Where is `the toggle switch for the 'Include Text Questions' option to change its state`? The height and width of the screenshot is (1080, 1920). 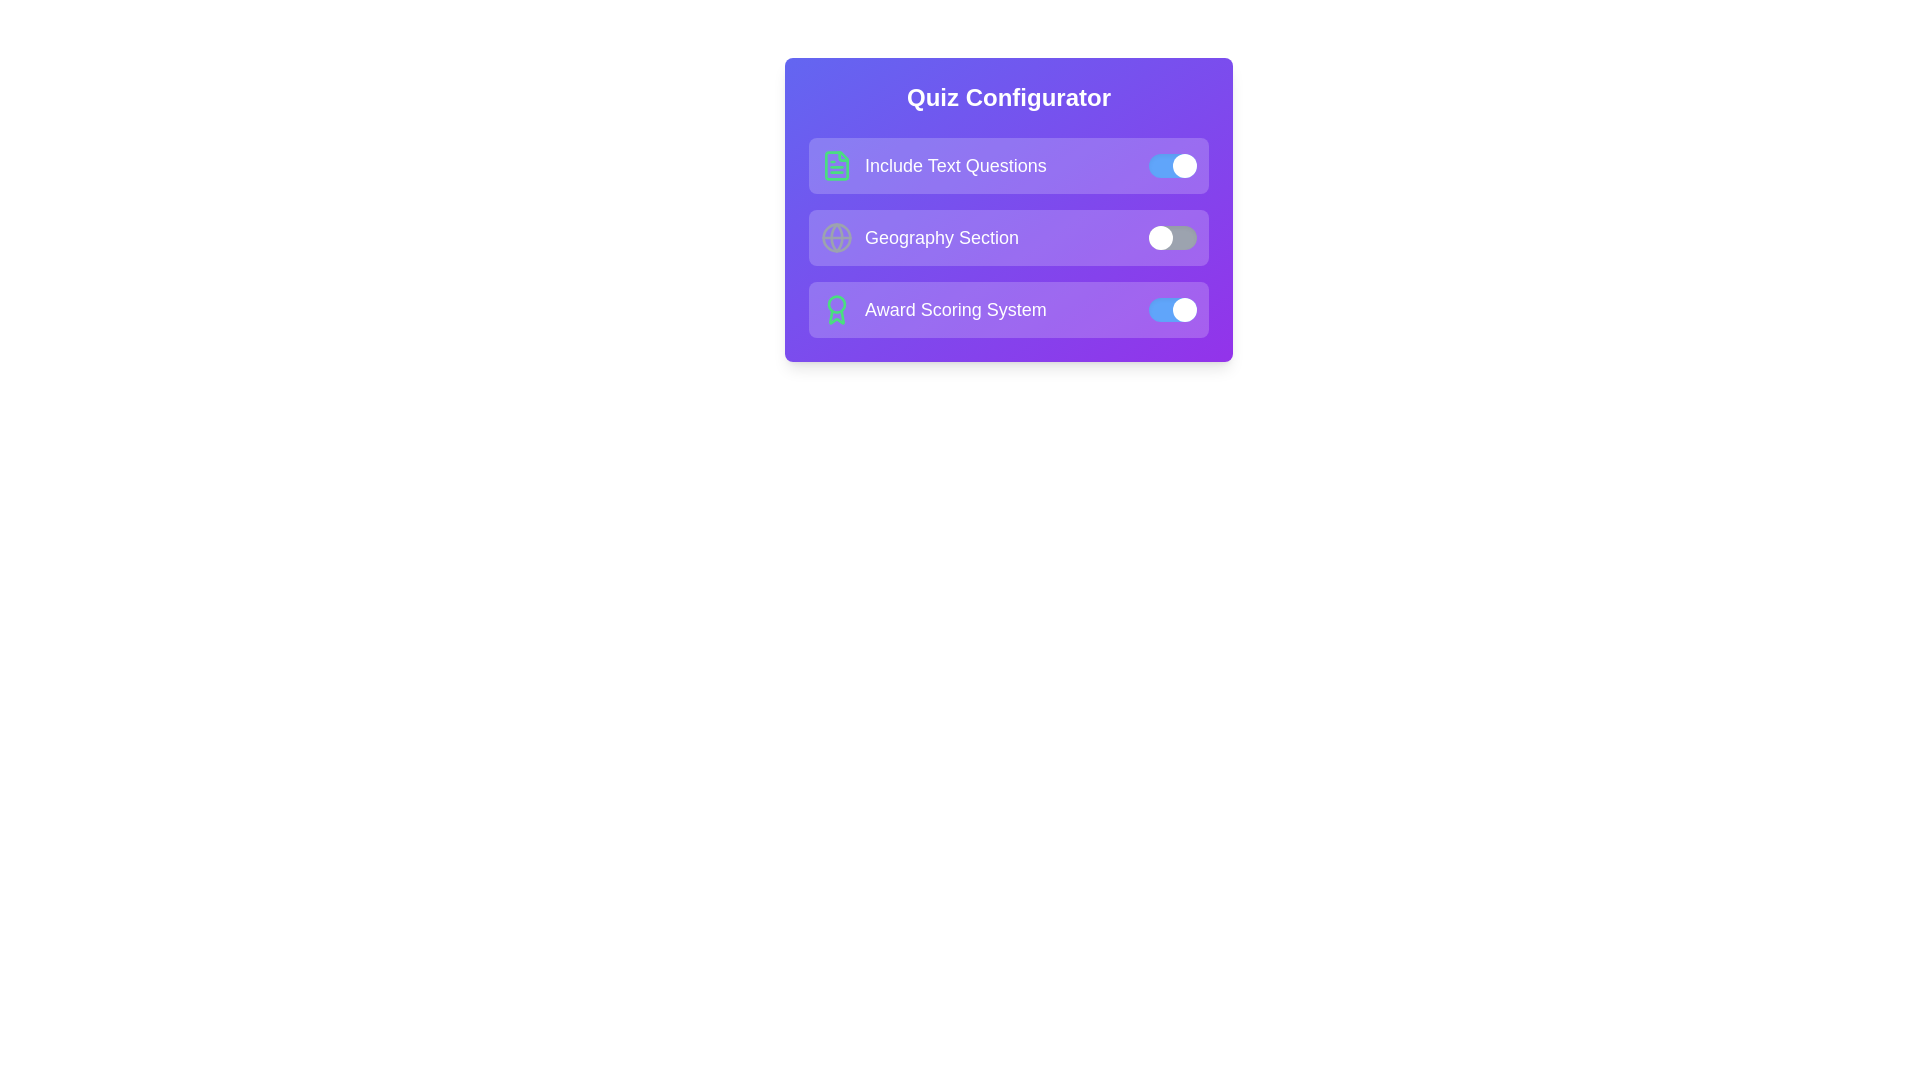
the toggle switch for the 'Include Text Questions' option to change its state is located at coordinates (1172, 164).